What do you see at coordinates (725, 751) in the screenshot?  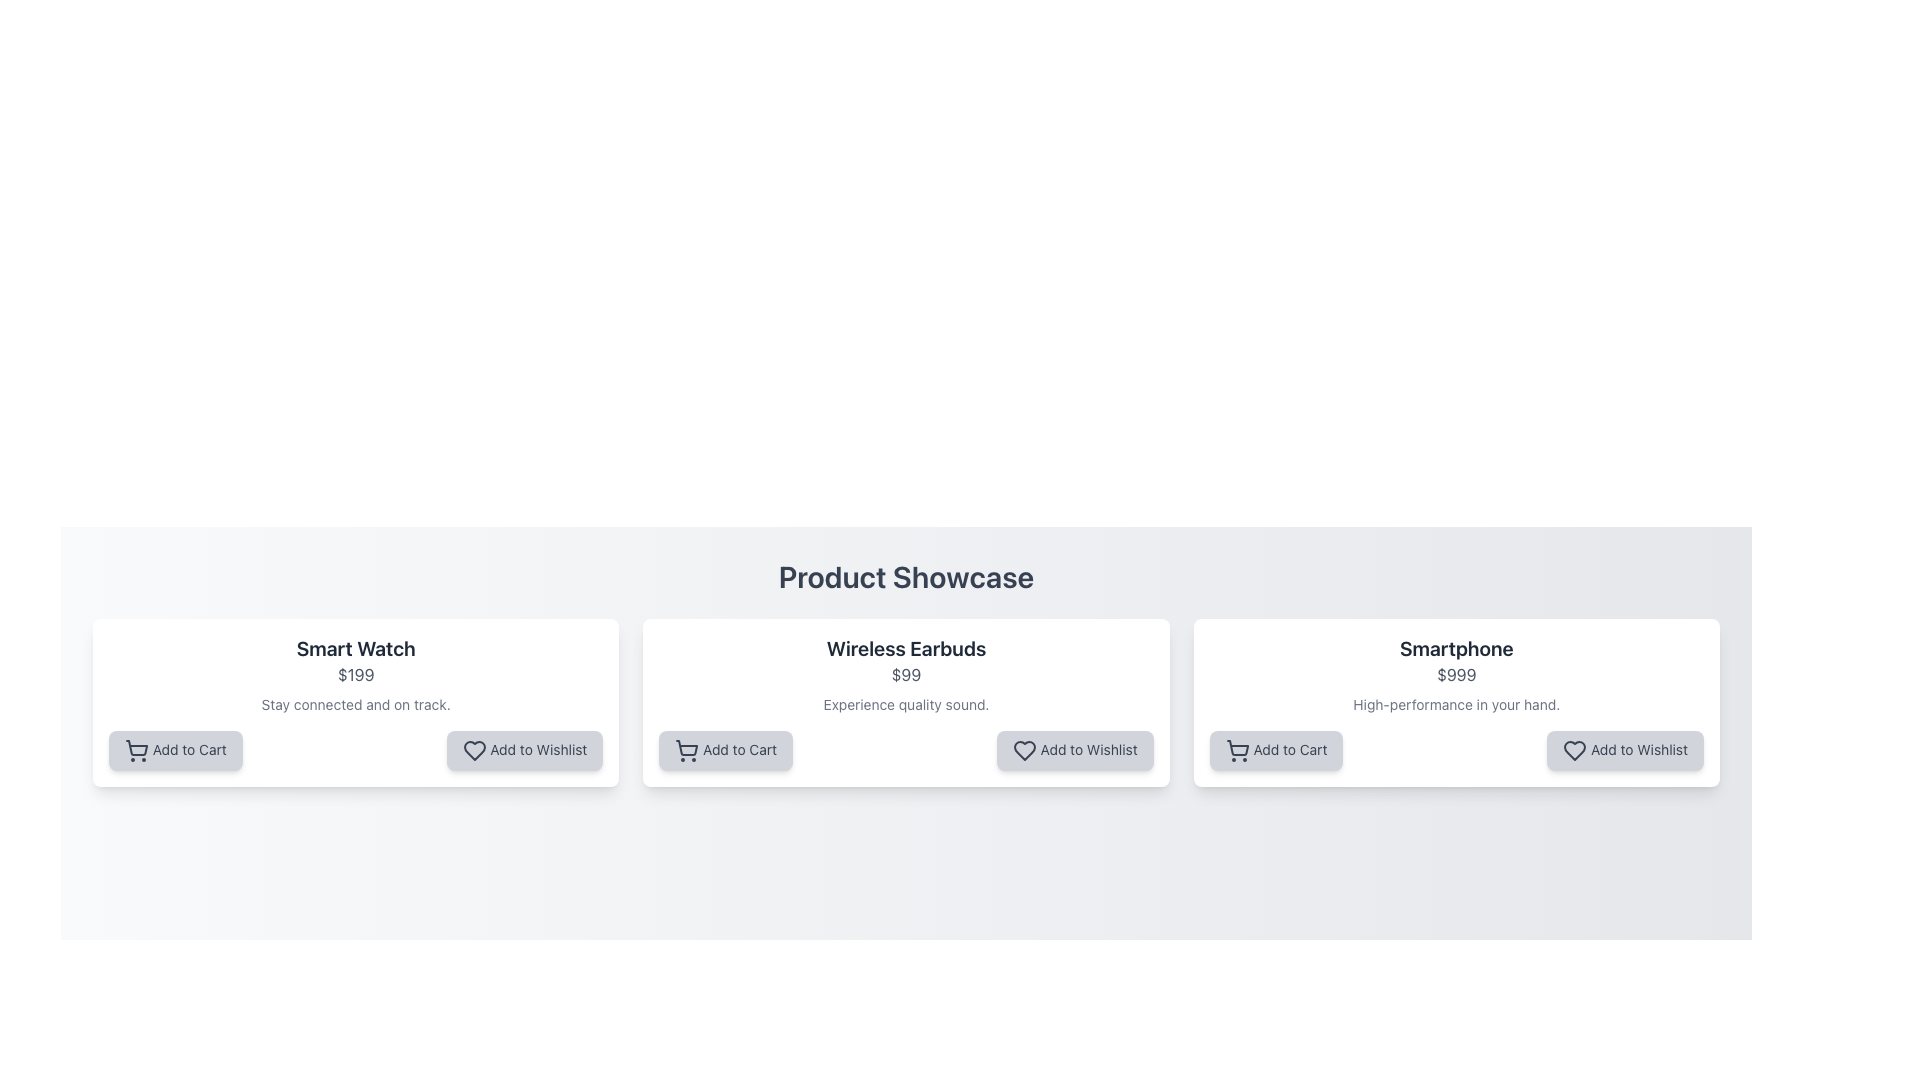 I see `the 'Add to Cart' button for 'Wireless Earbuds' located between 'Smart Watch' and 'Add to Wishlist' to observe hover effects` at bounding box center [725, 751].